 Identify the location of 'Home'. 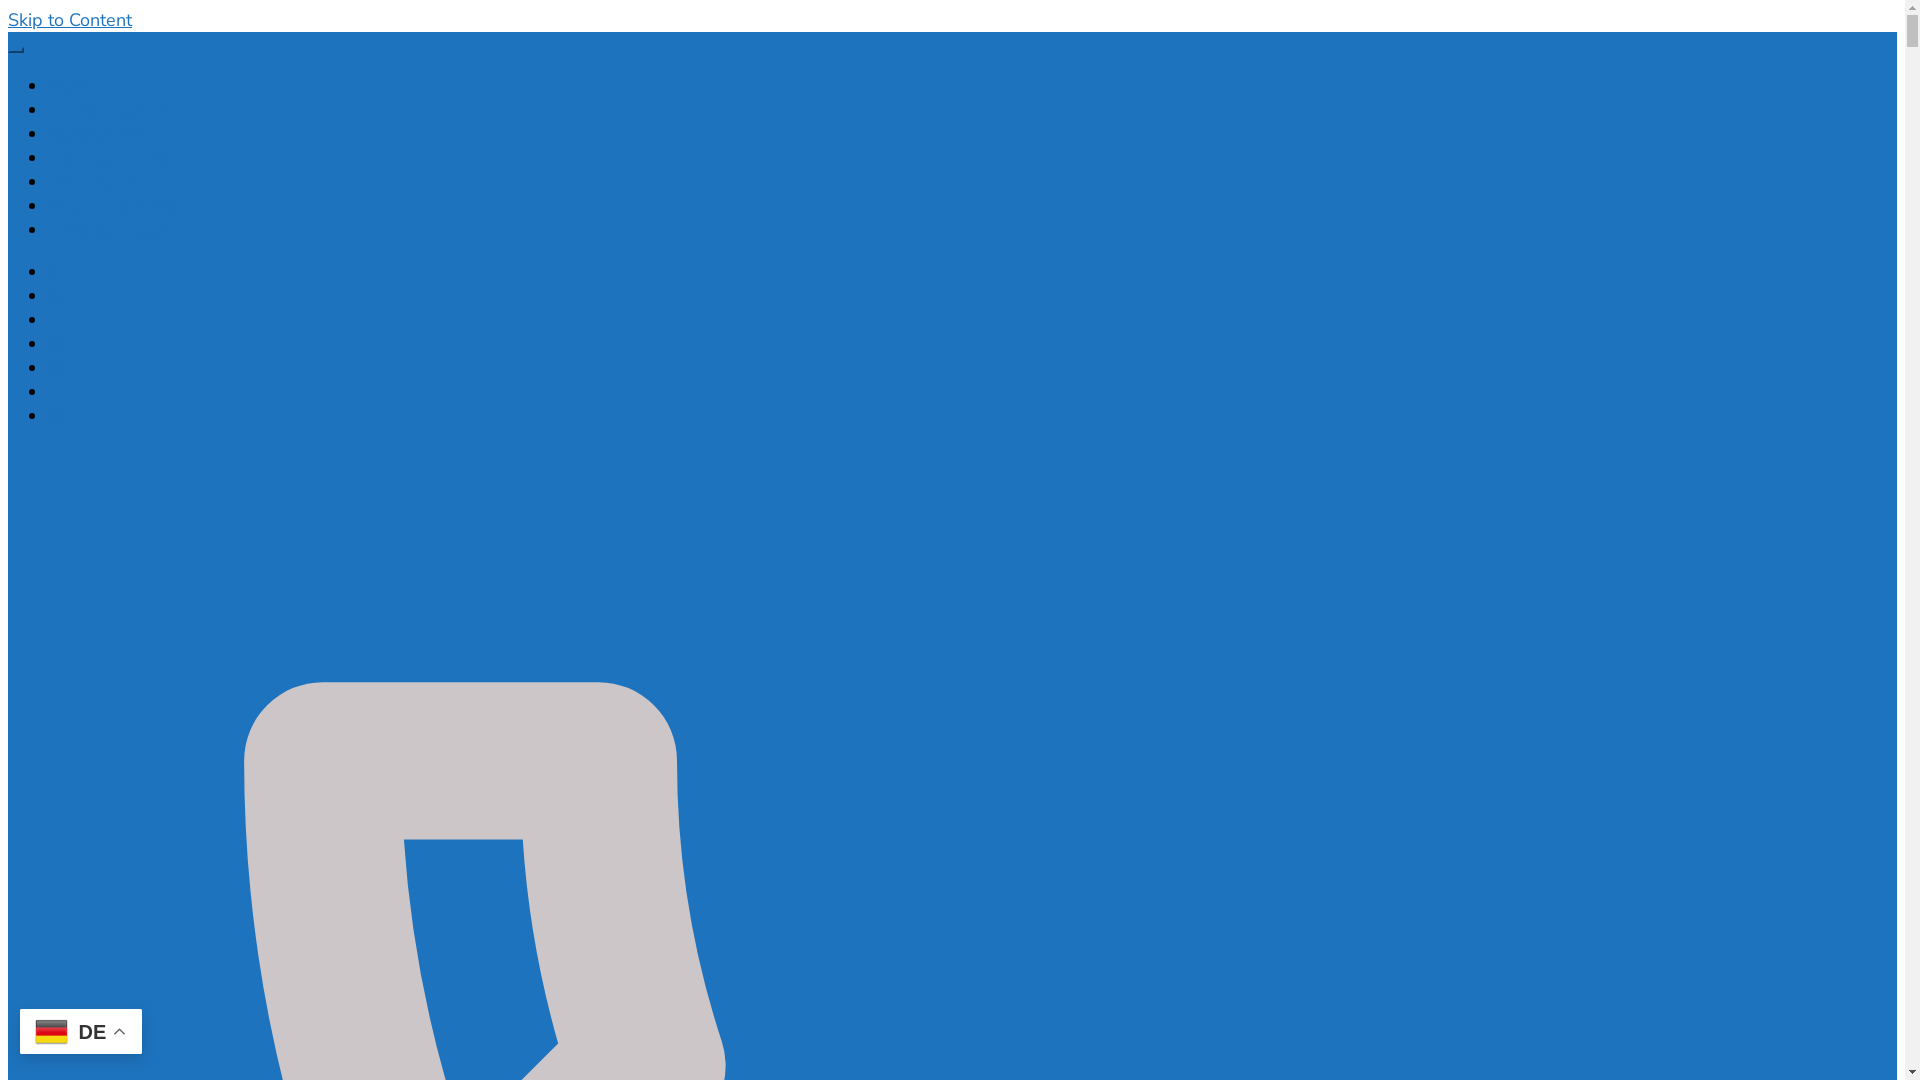
(72, 84).